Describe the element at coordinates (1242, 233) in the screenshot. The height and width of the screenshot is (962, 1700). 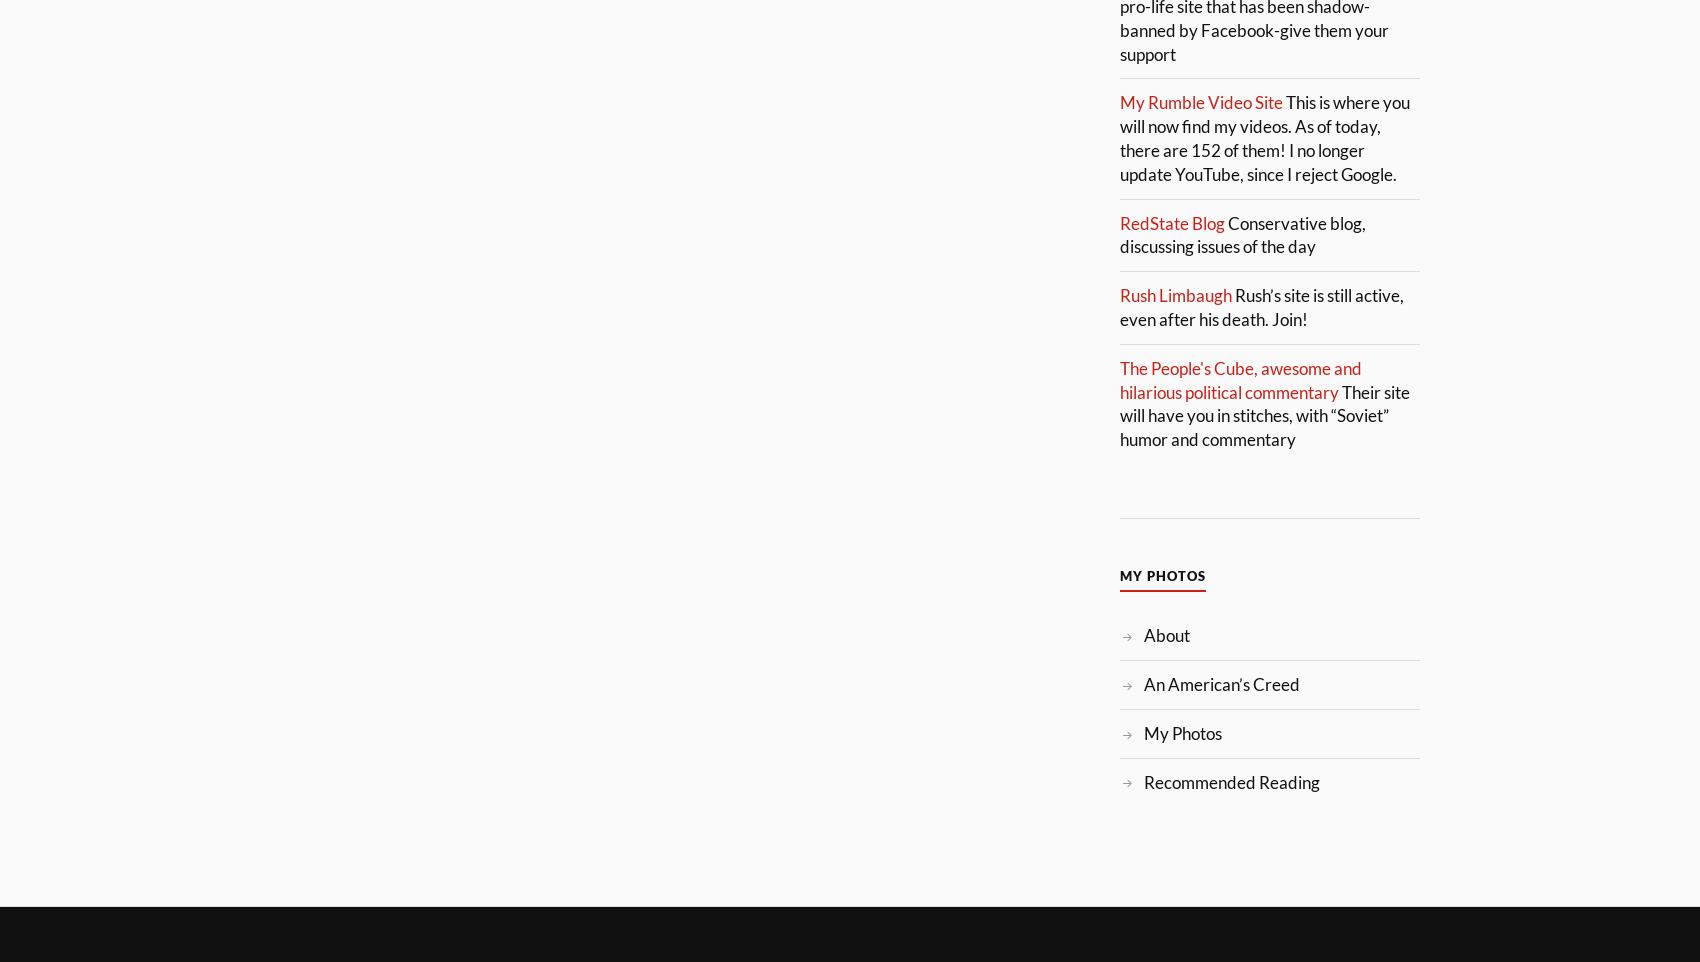
I see `'Conservative blog, discussing issues of the day'` at that location.